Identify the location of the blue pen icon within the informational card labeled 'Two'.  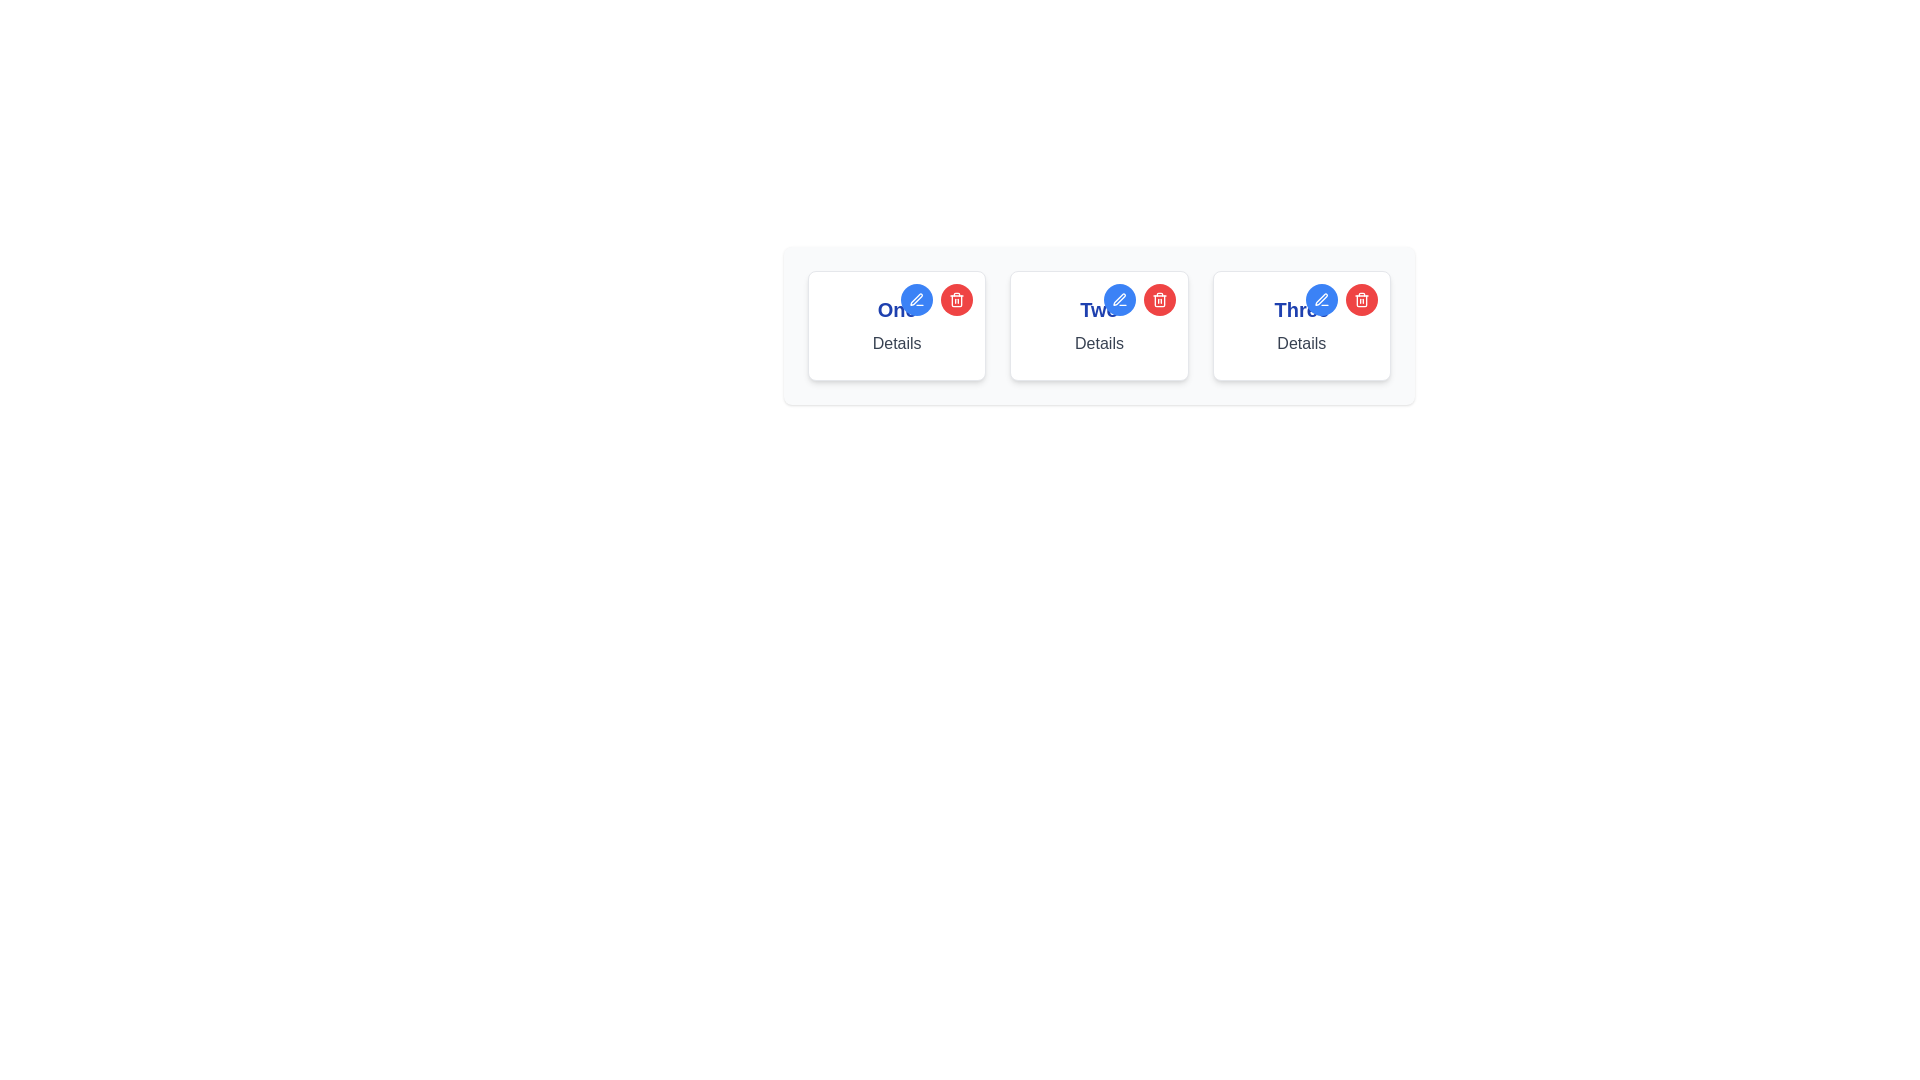
(1098, 325).